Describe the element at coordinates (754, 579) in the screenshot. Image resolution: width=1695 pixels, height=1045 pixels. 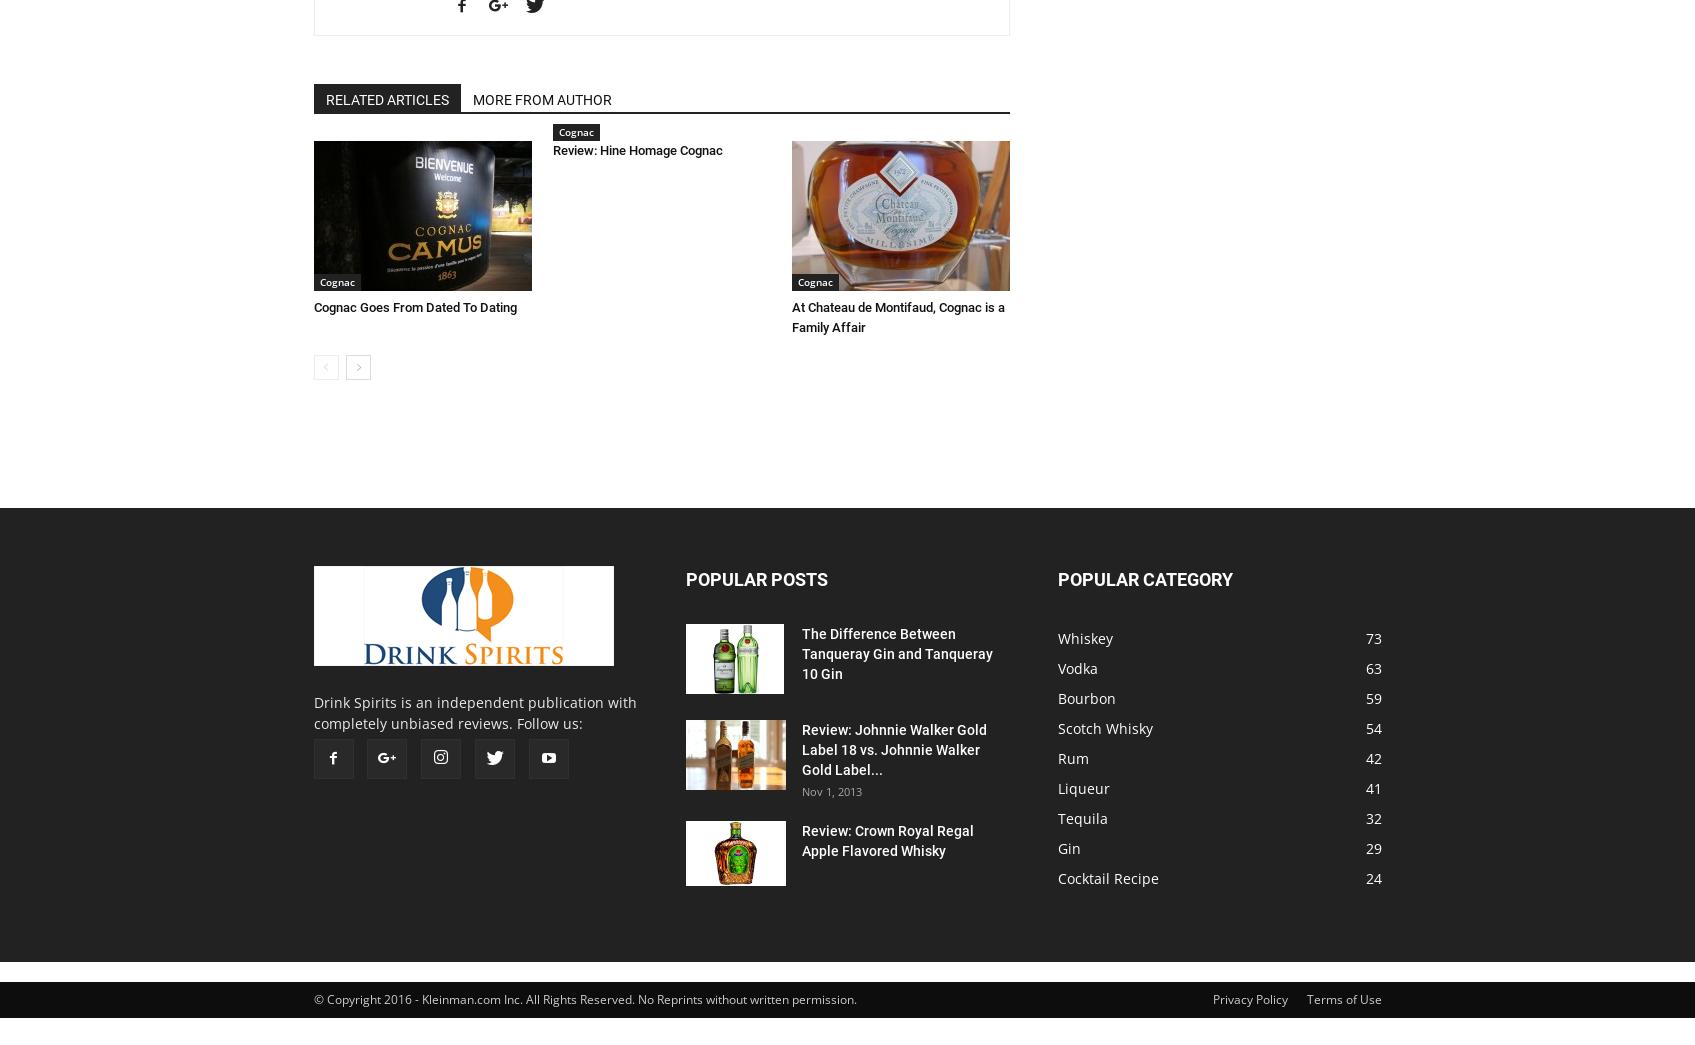
I see `'POPULAR POSTS'` at that location.